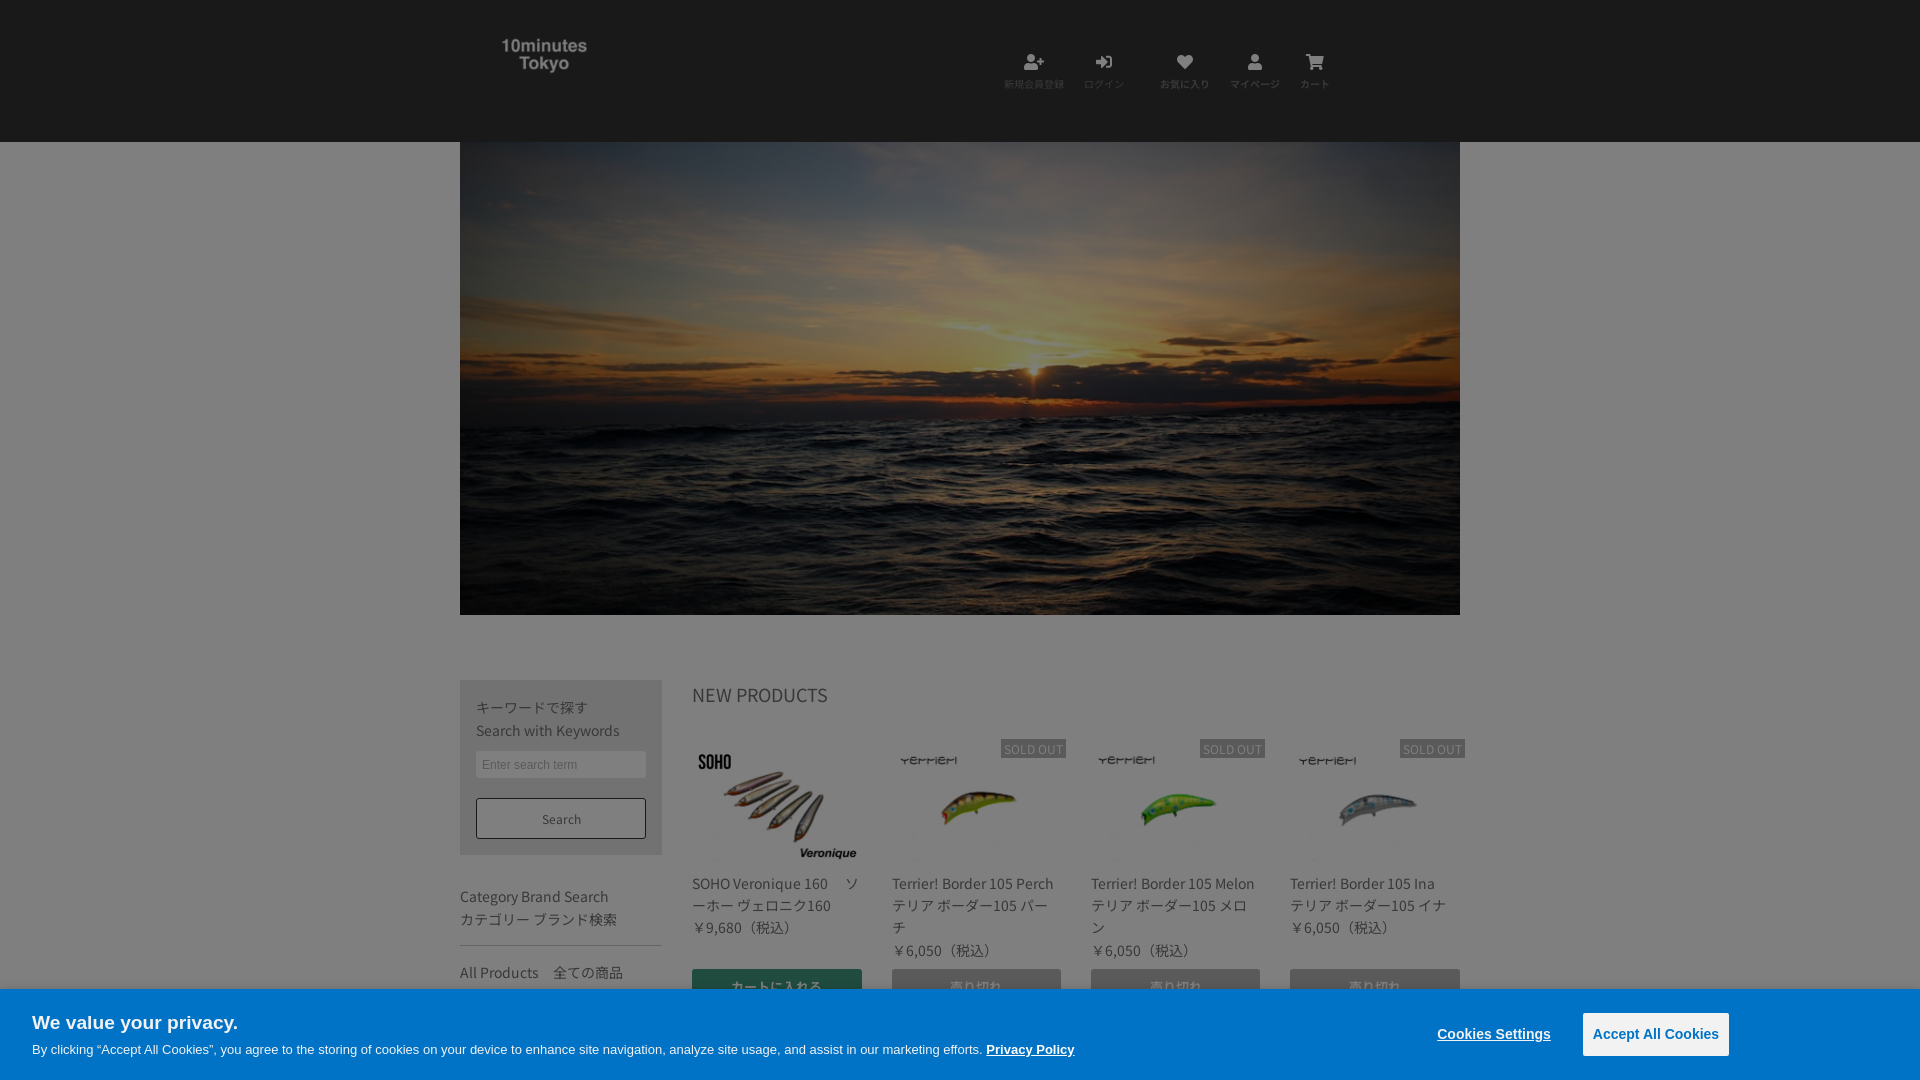 The height and width of the screenshot is (1080, 1920). Describe the element at coordinates (560, 818) in the screenshot. I see `'Search'` at that location.